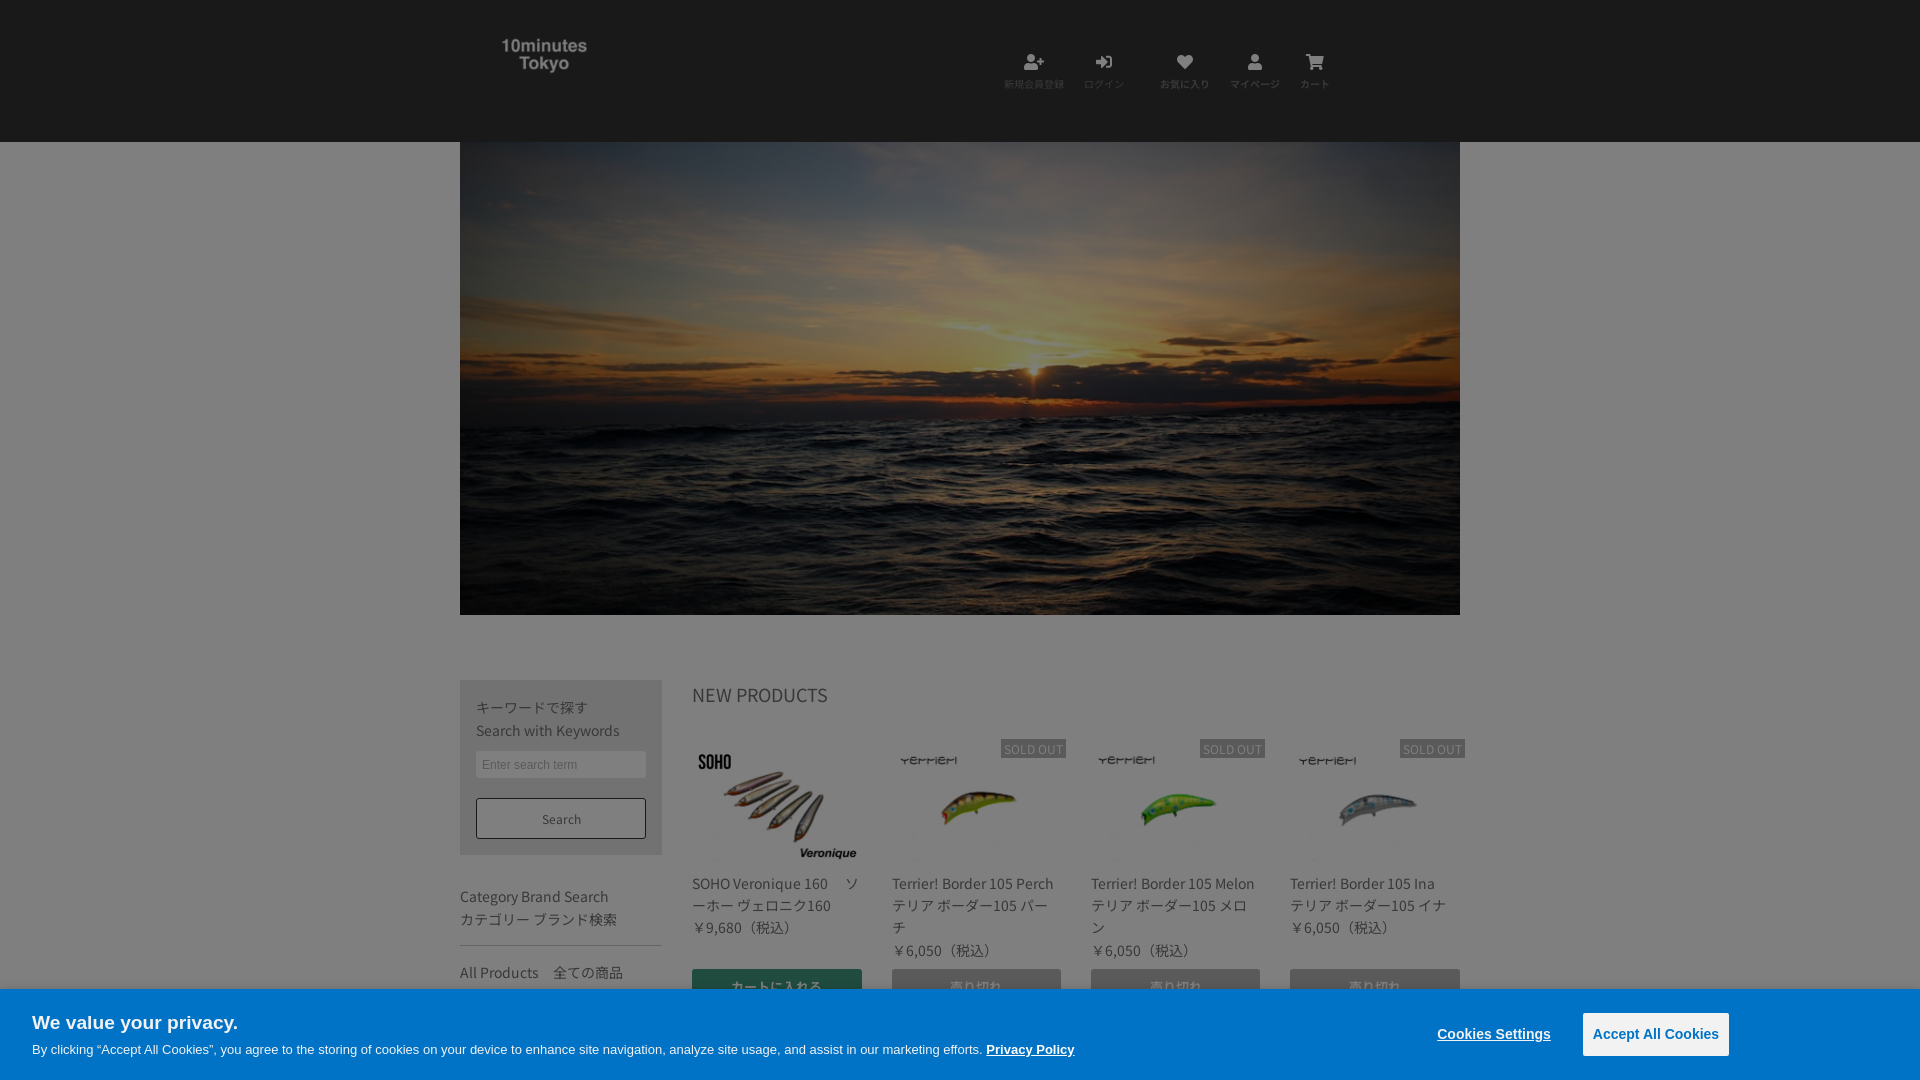 The height and width of the screenshot is (1080, 1920). Describe the element at coordinates (560, 818) in the screenshot. I see `'Search'` at that location.